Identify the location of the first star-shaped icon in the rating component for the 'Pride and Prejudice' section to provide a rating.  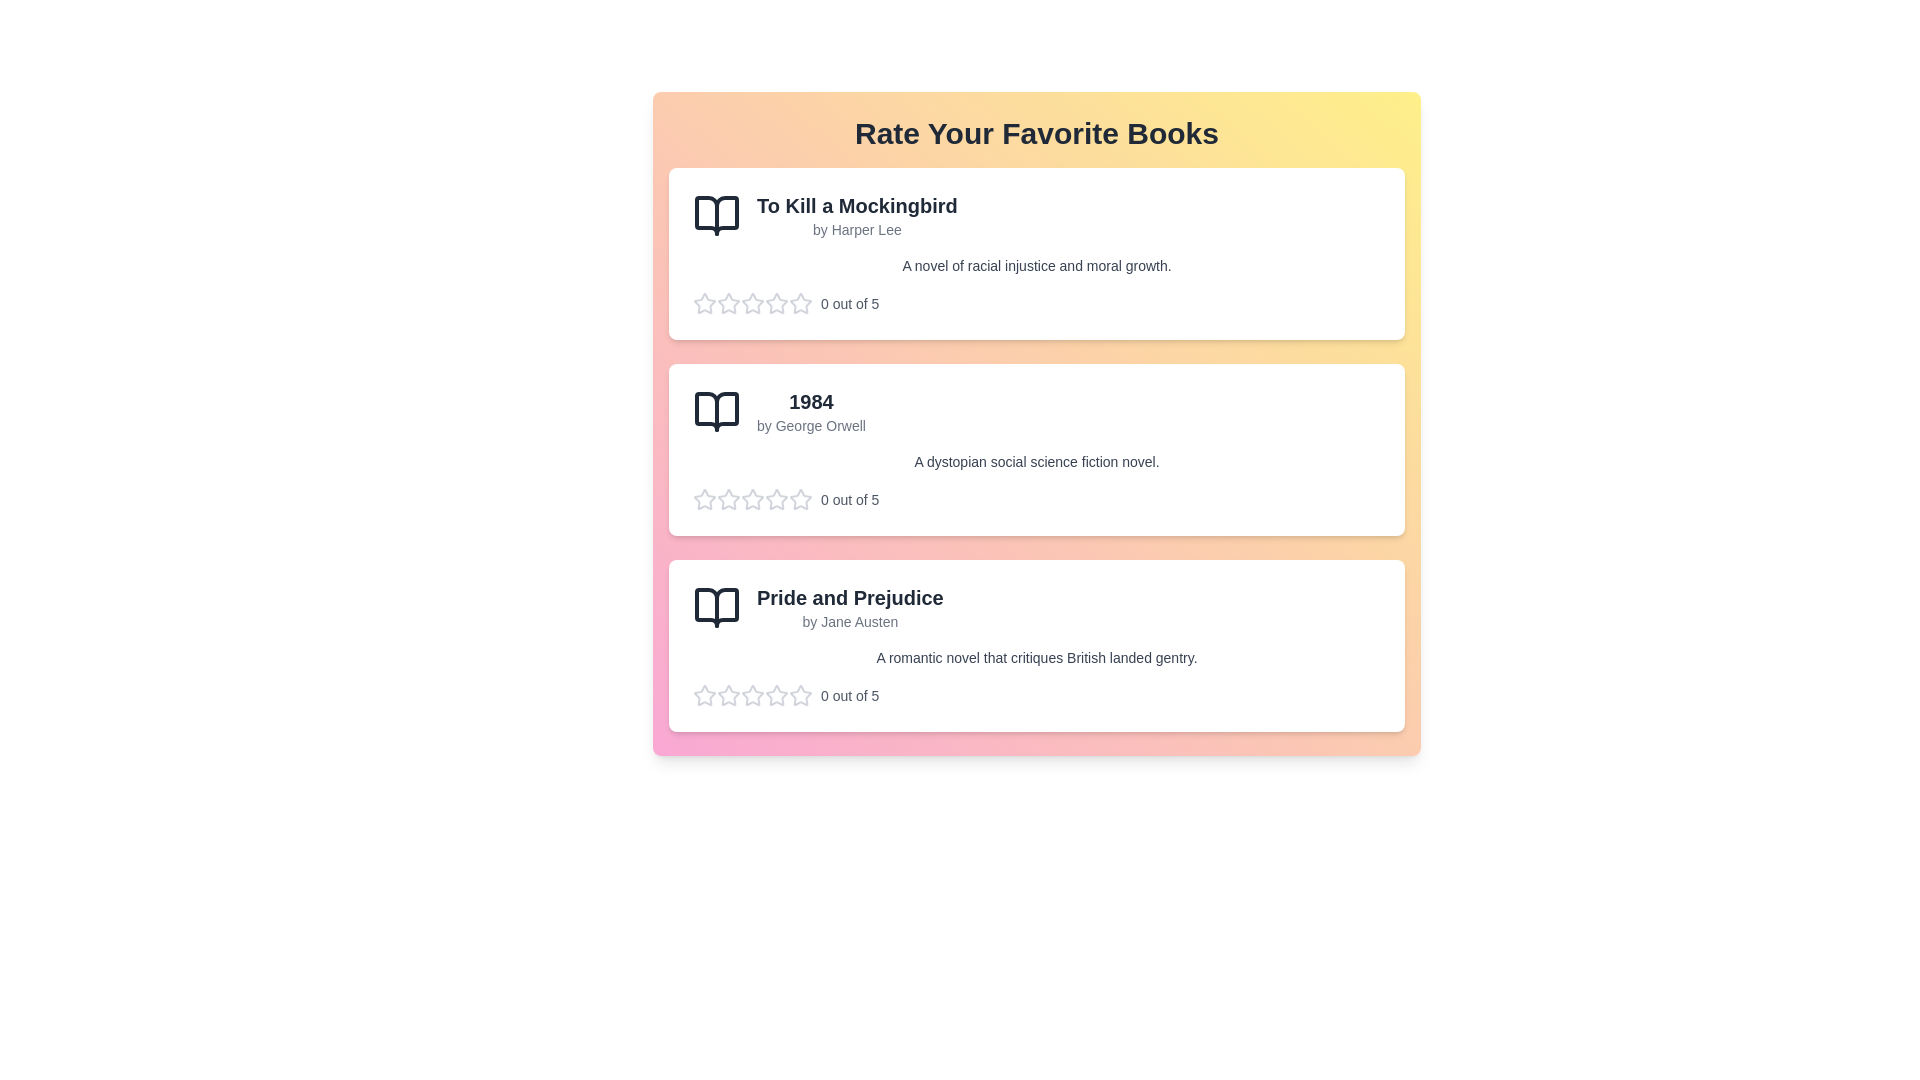
(705, 694).